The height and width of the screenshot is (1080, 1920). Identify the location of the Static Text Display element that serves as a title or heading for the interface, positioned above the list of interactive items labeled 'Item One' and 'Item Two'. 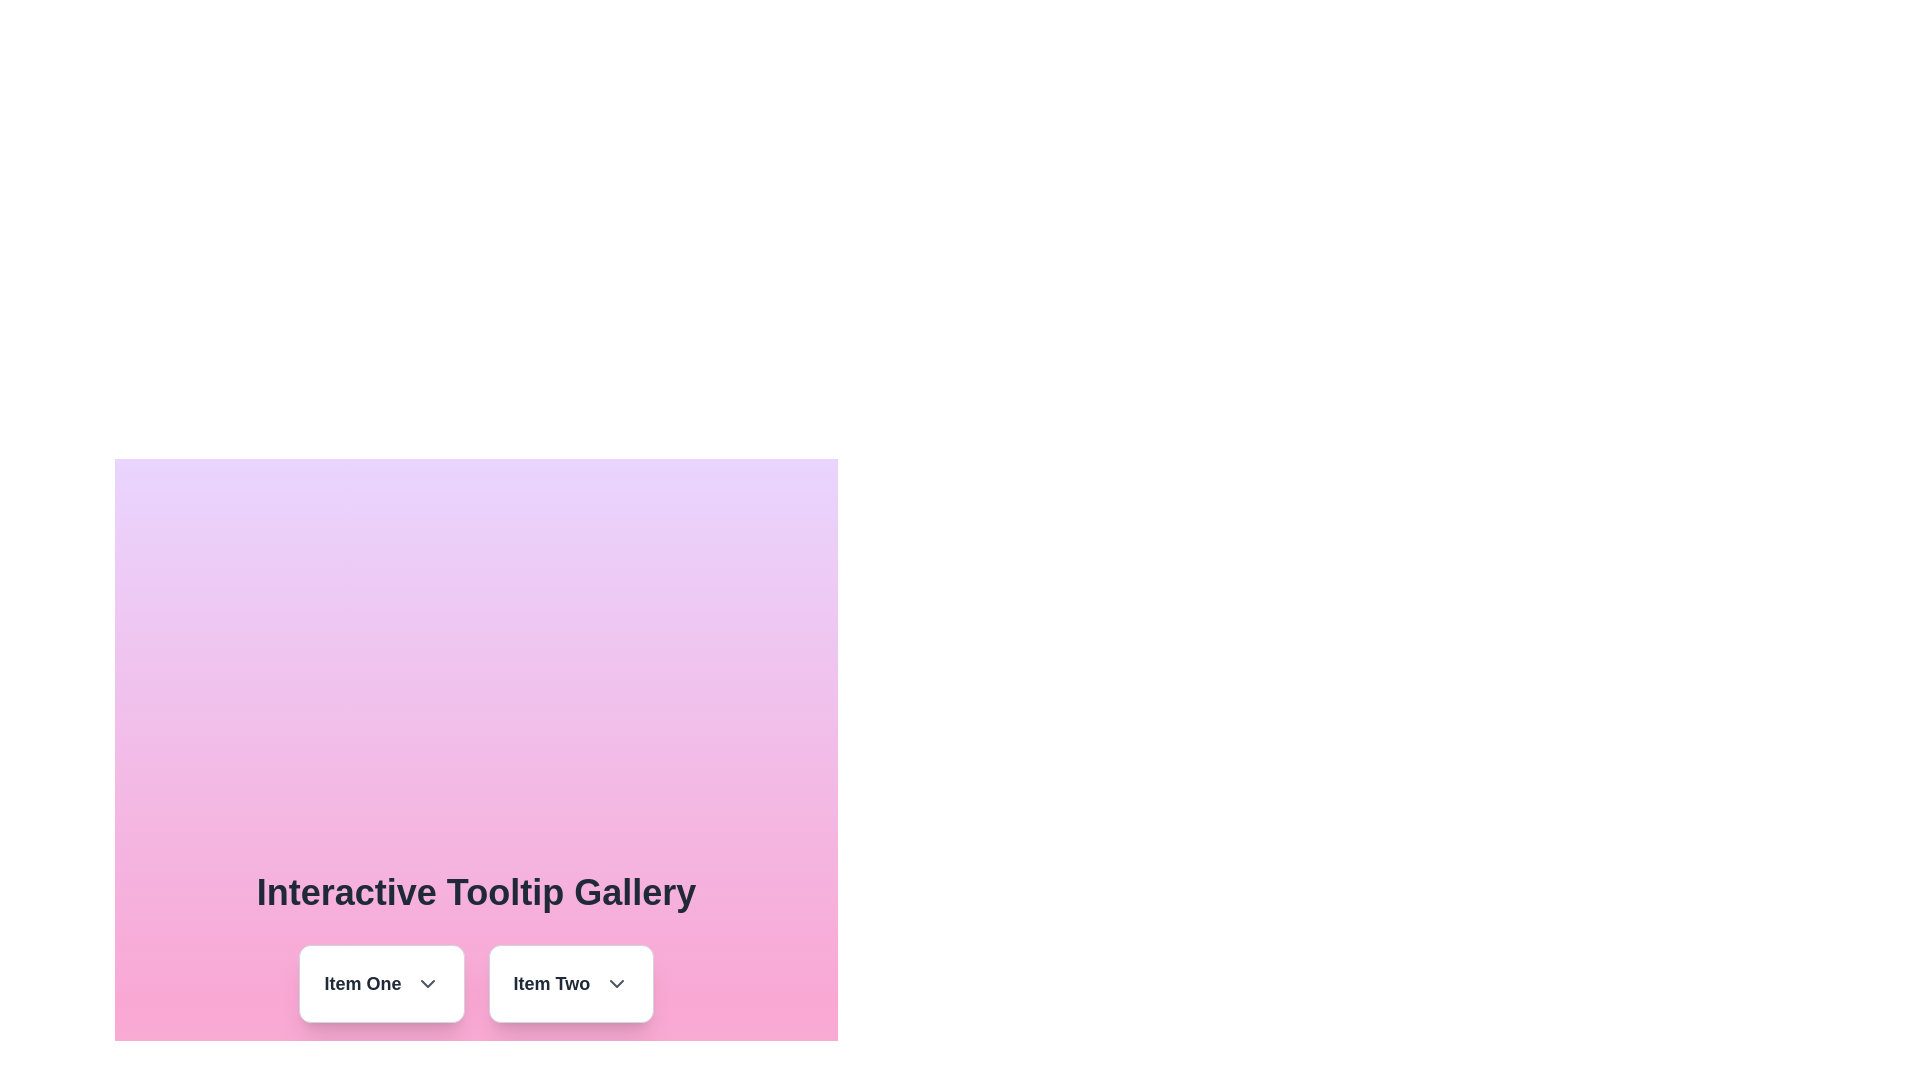
(475, 892).